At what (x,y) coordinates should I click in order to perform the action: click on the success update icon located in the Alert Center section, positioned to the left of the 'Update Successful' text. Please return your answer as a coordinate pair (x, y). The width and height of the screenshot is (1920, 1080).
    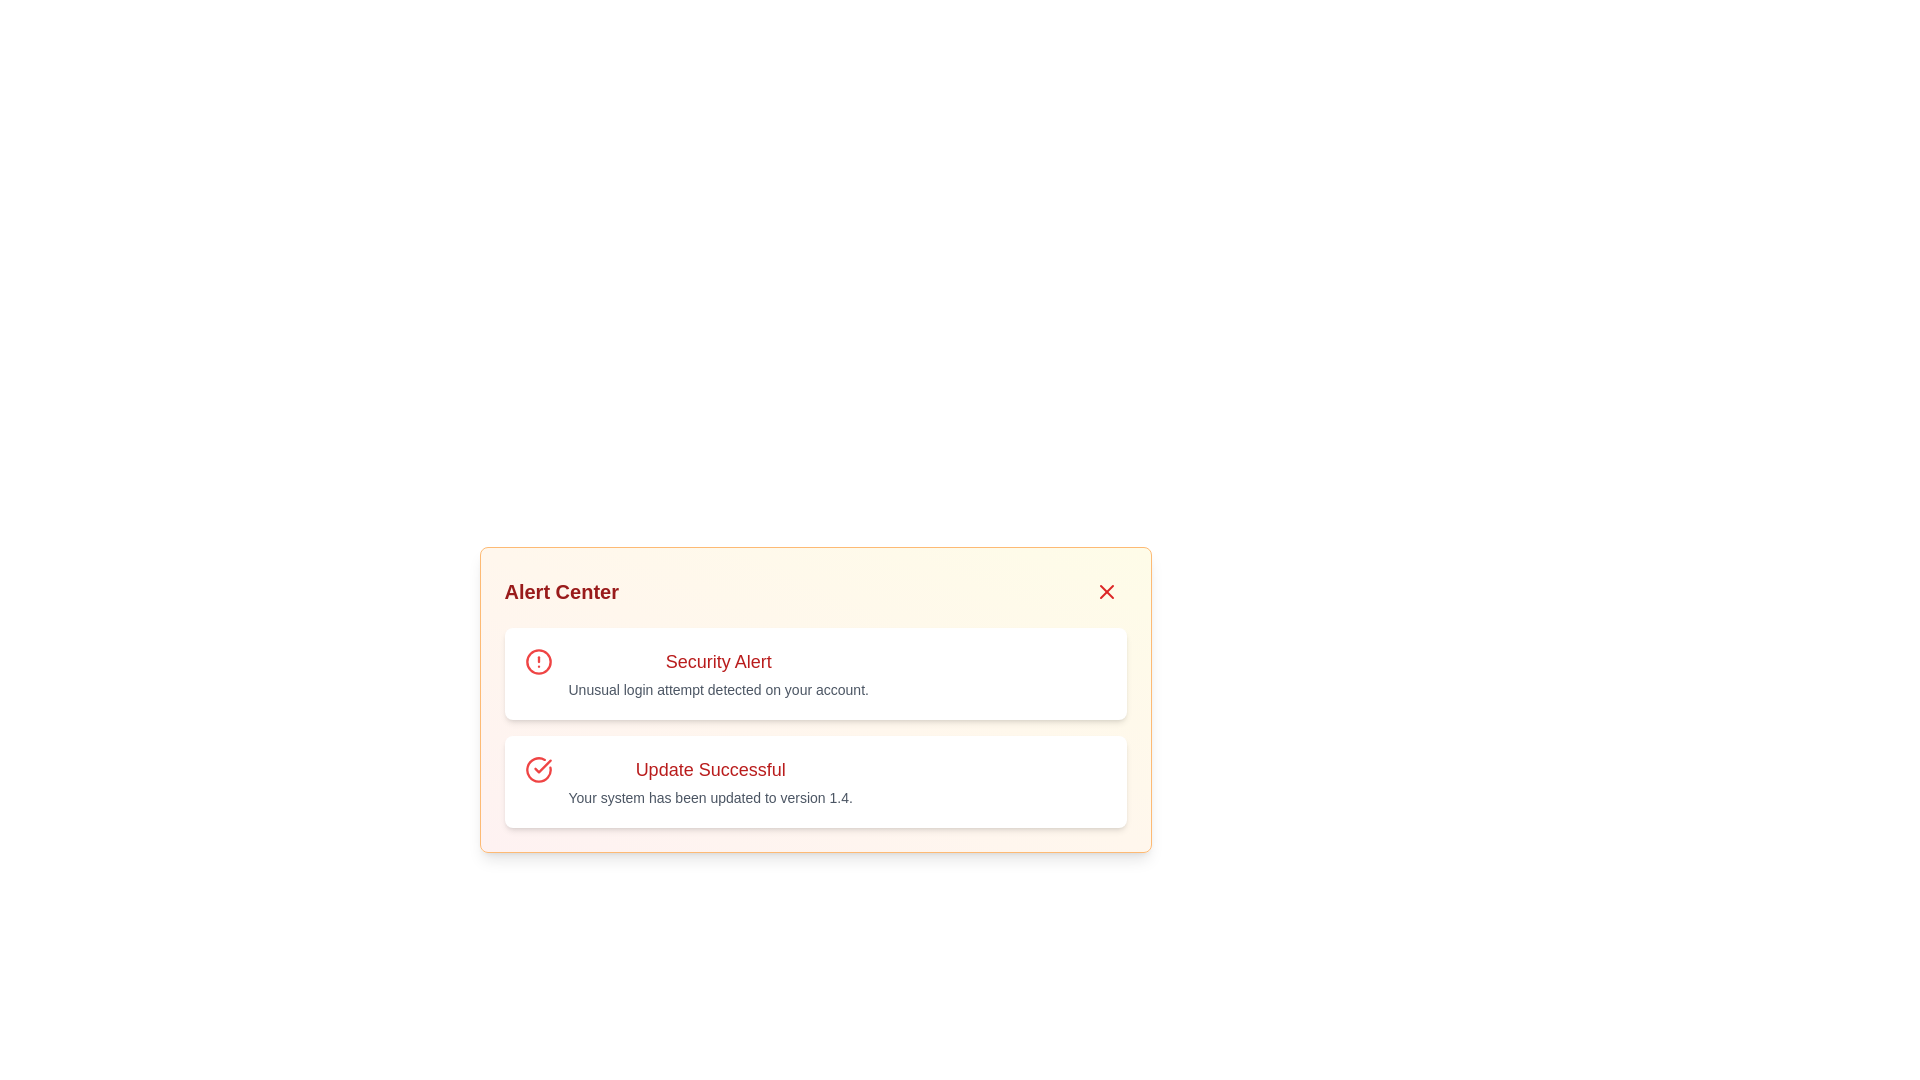
    Looking at the image, I should click on (542, 765).